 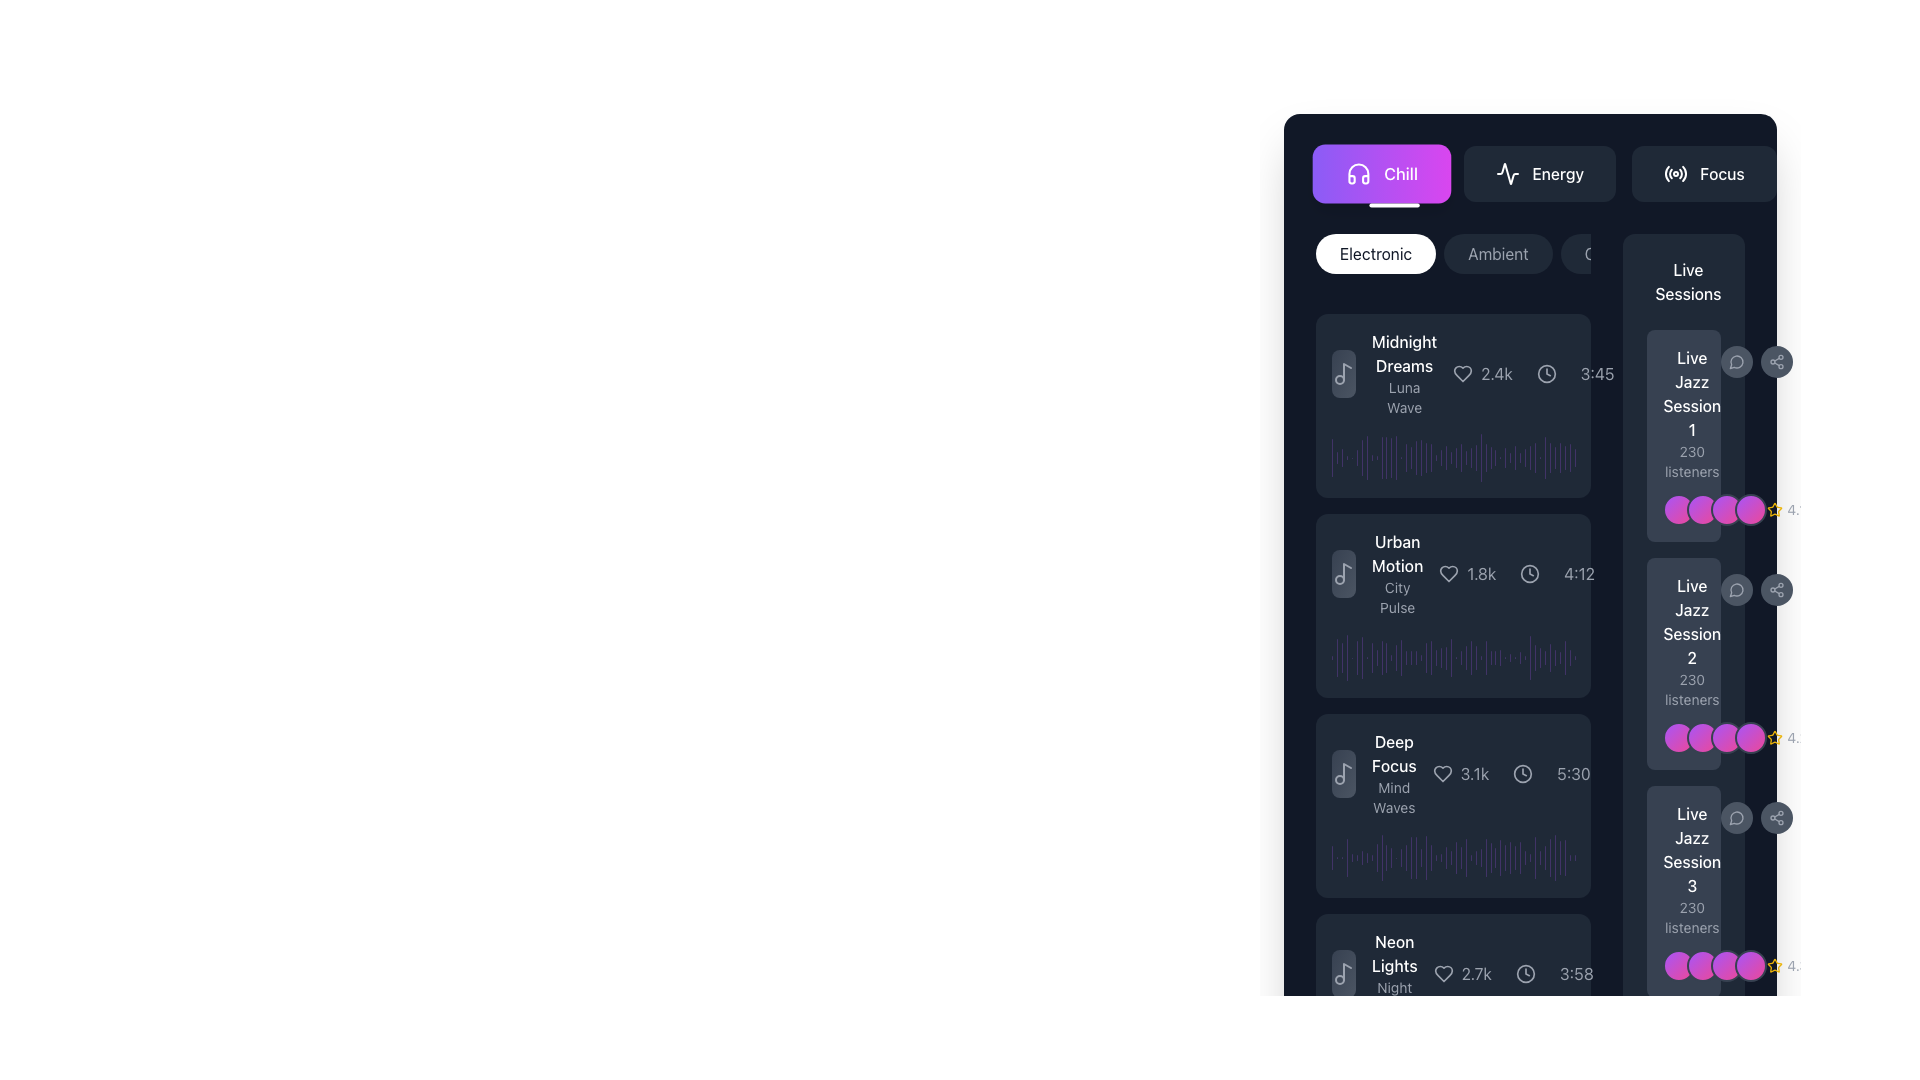 What do you see at coordinates (1344, 374) in the screenshot?
I see `the icon representing the song 'Midnight Dreams', located in the left sidebar near the text 'Midnight Dreams' and 'Luna Wave'` at bounding box center [1344, 374].